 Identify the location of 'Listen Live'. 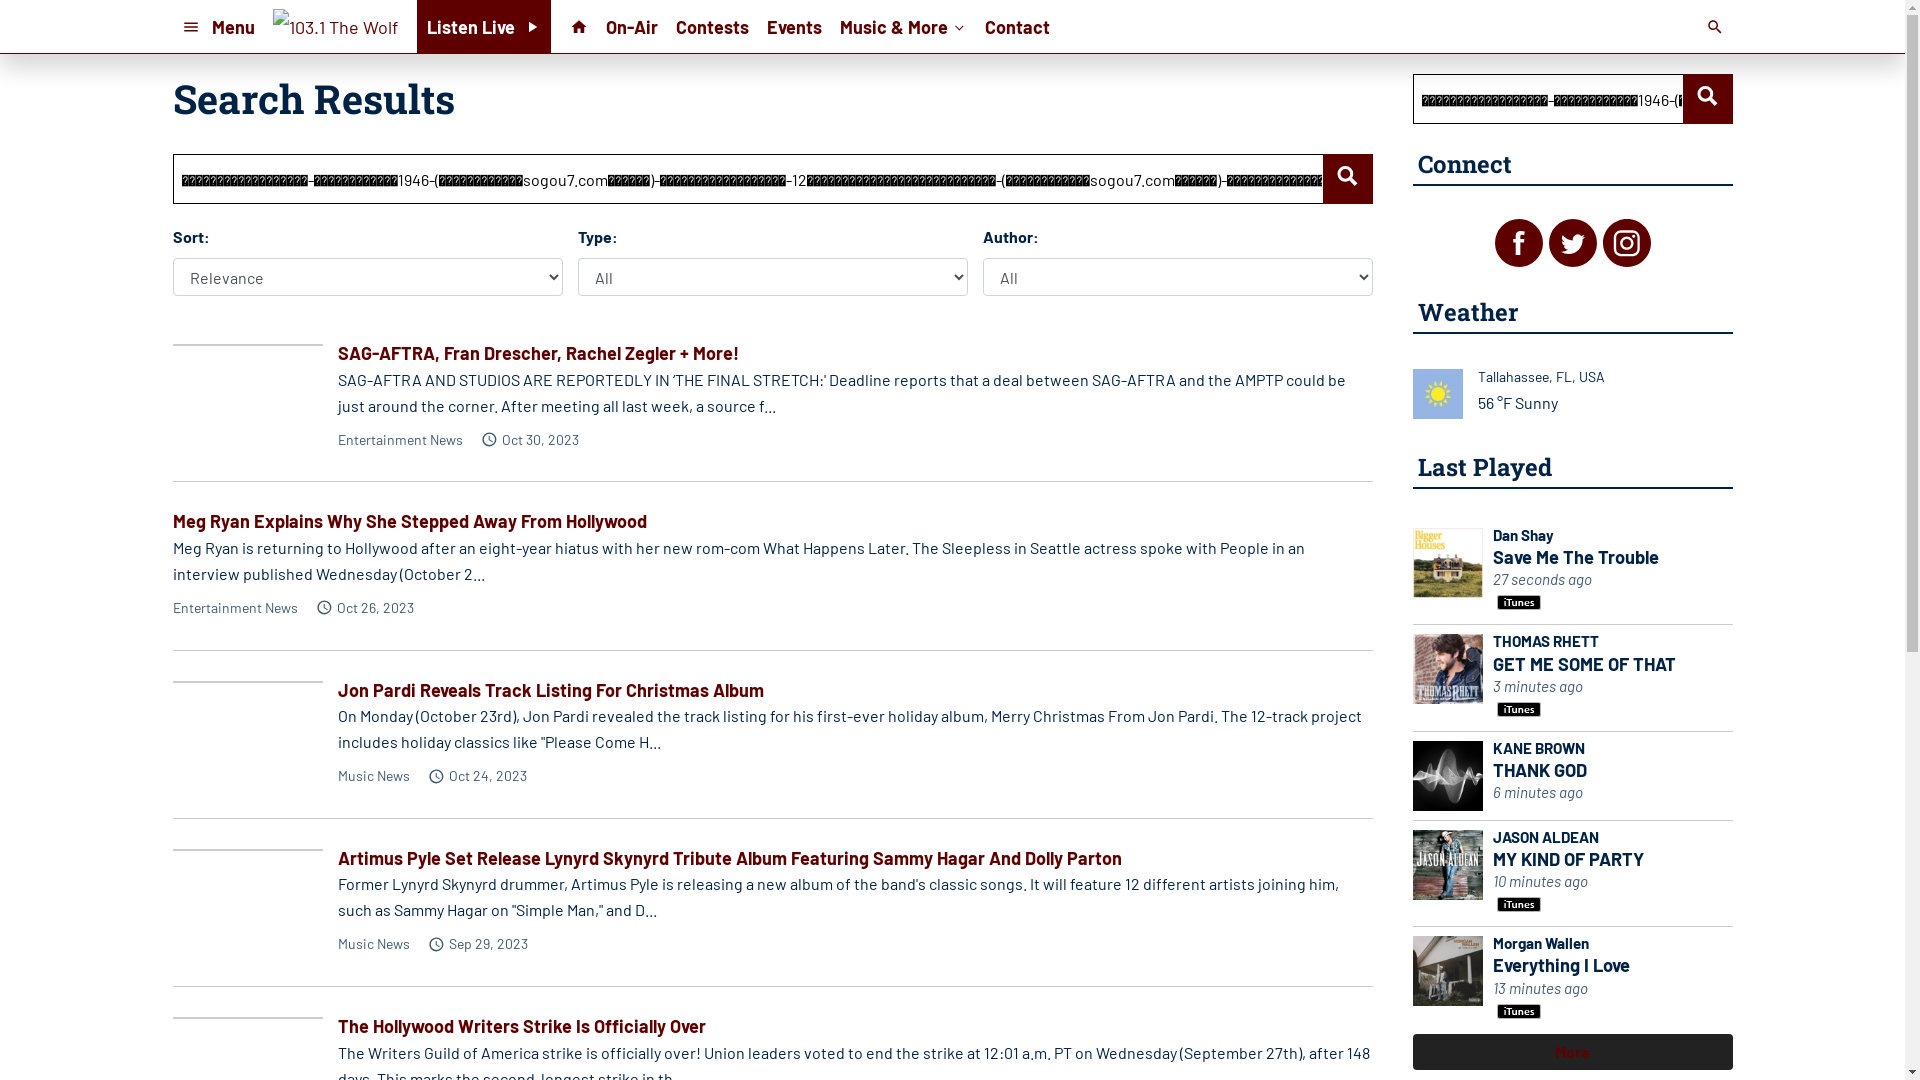
(416, 26).